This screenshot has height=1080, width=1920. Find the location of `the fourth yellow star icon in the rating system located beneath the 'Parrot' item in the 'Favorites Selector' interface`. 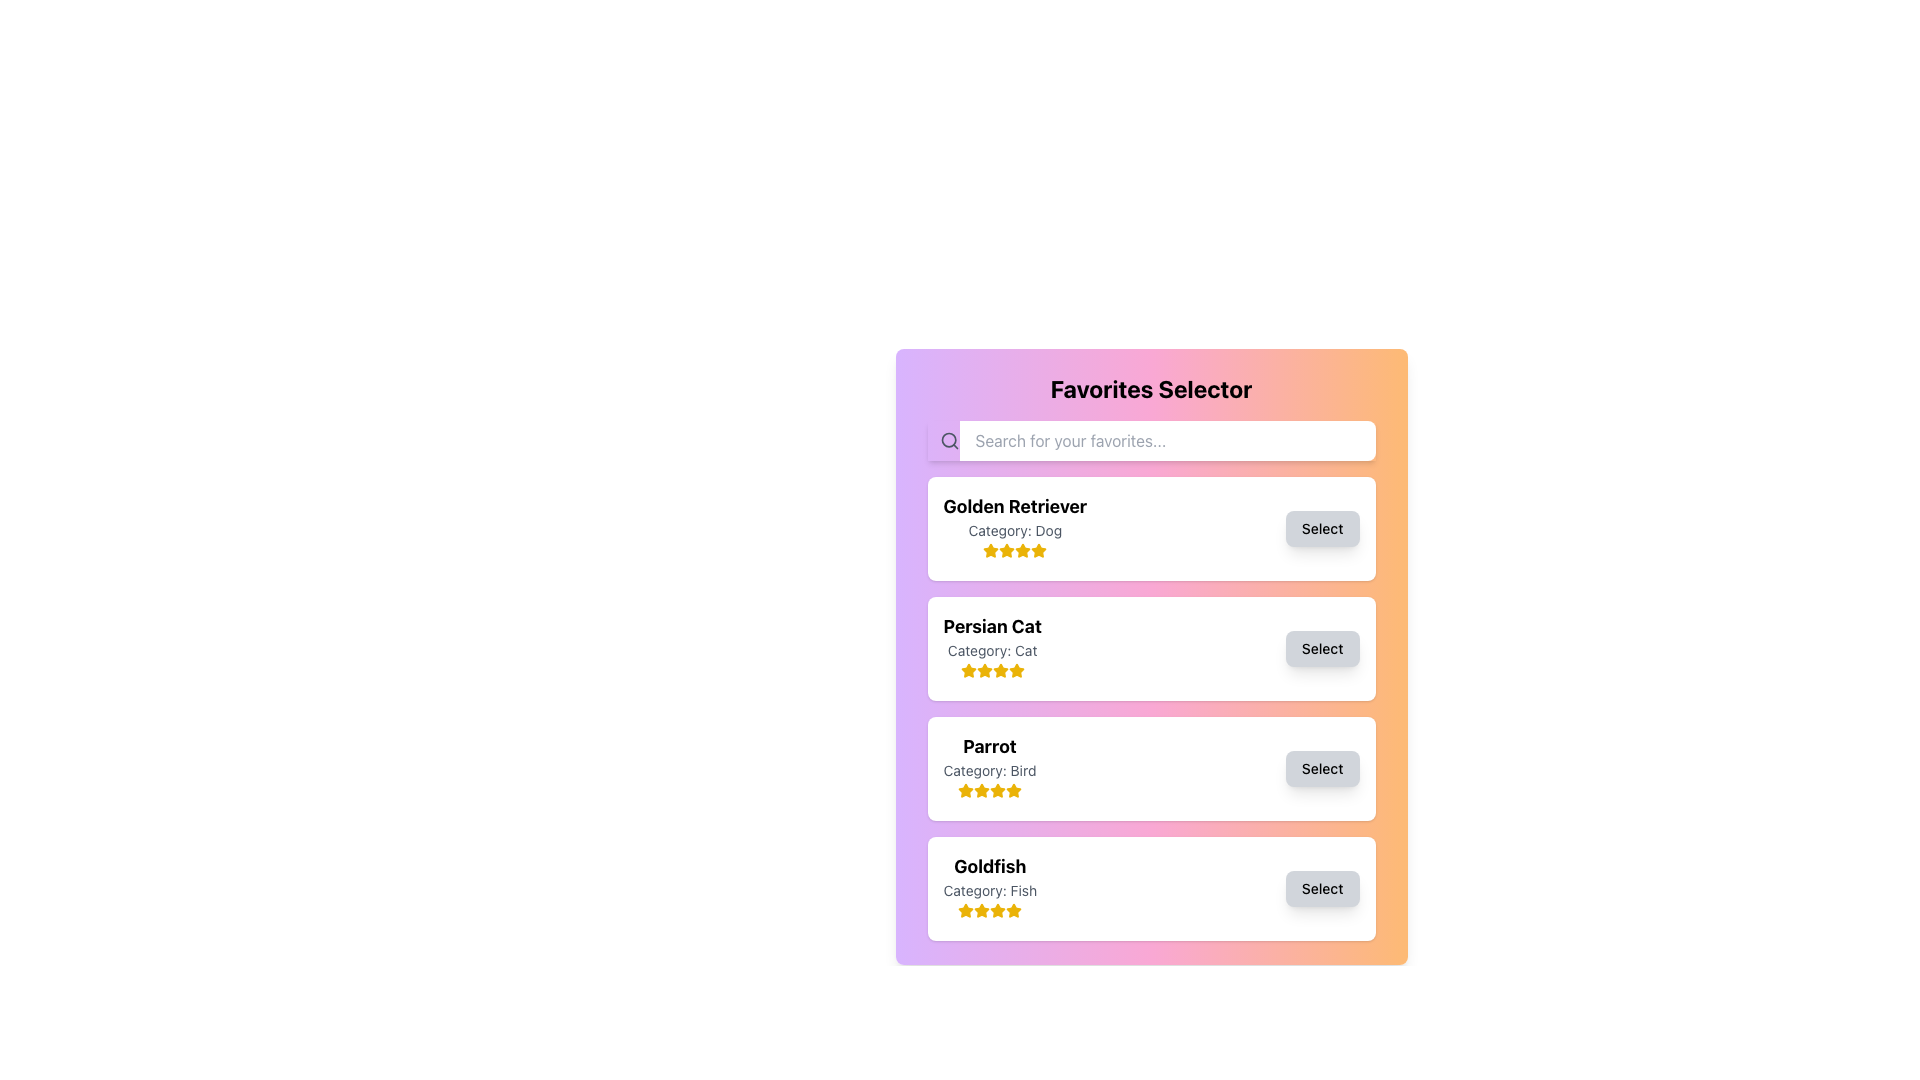

the fourth yellow star icon in the rating system located beneath the 'Parrot' item in the 'Favorites Selector' interface is located at coordinates (998, 789).